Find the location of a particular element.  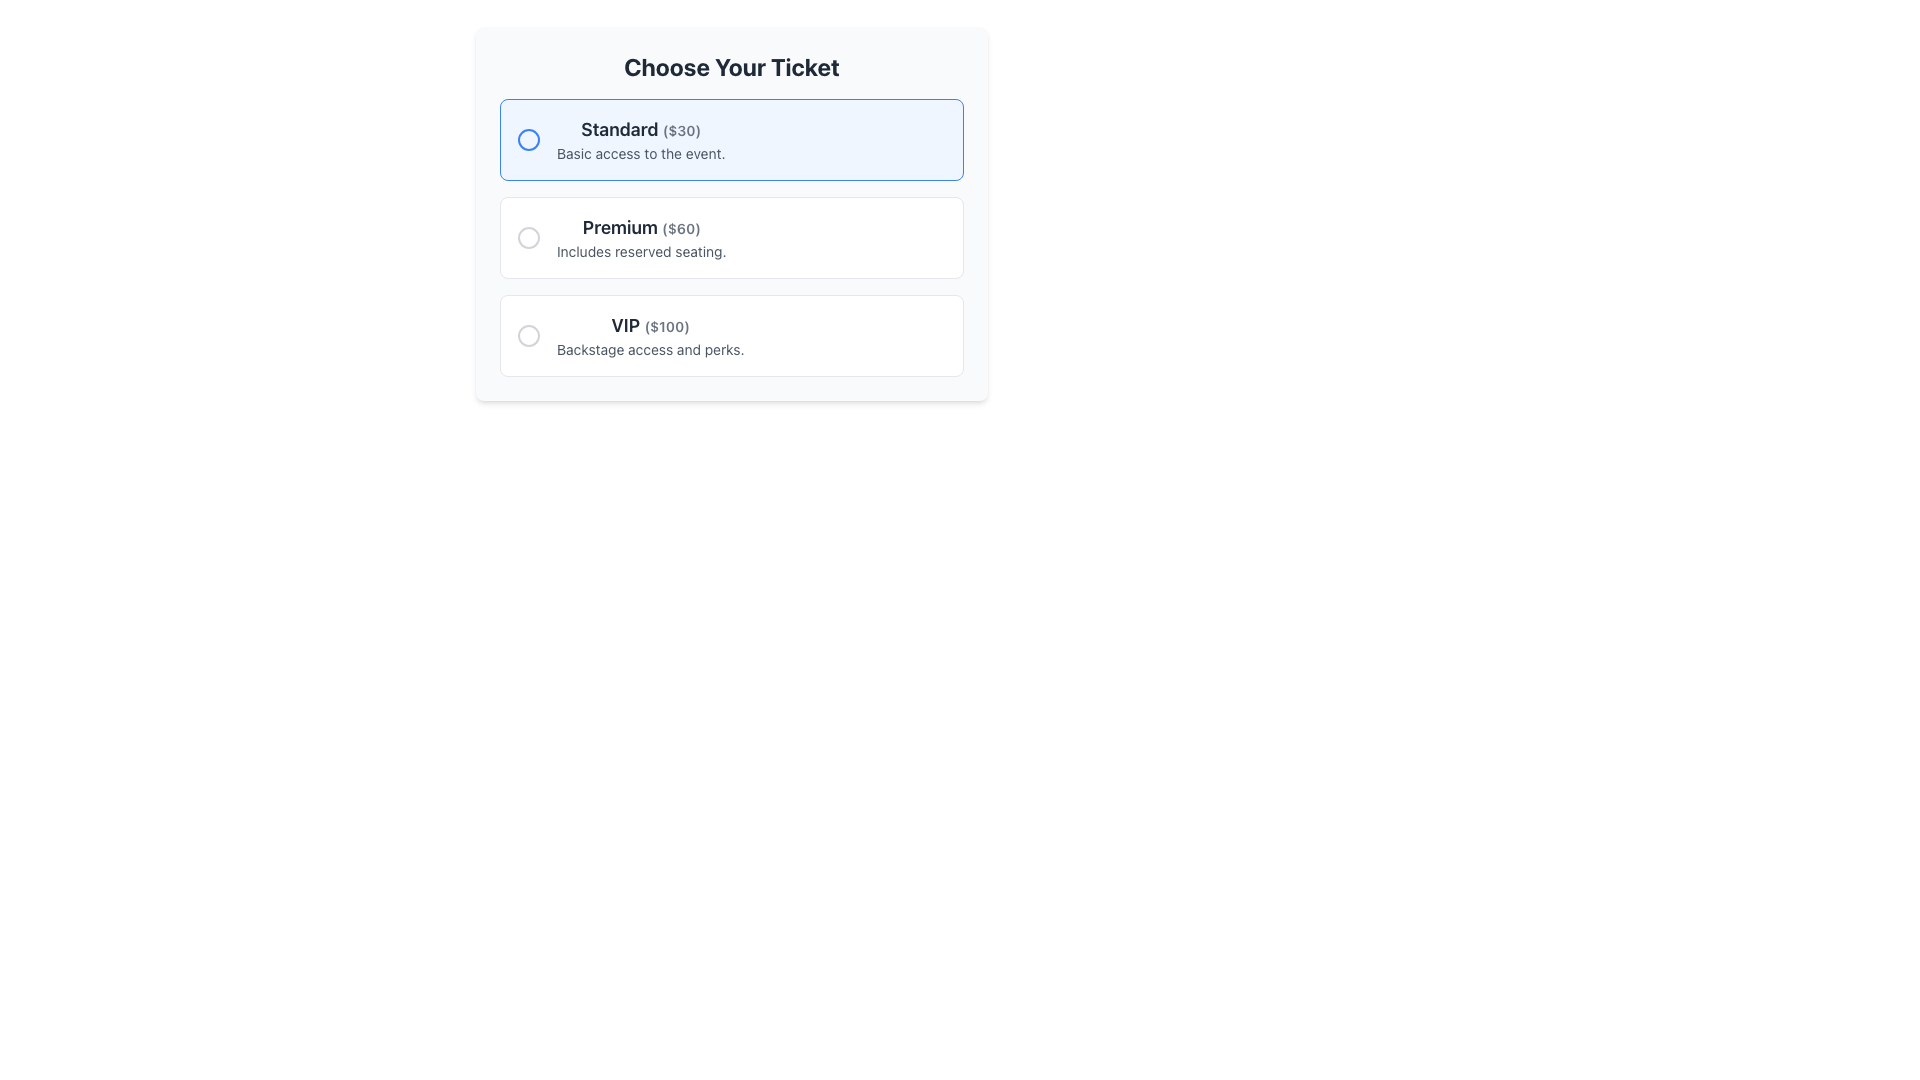

text from the 'Premium' ticket option label, which is the primary header text in the middle section of the ticket selection UI is located at coordinates (641, 226).